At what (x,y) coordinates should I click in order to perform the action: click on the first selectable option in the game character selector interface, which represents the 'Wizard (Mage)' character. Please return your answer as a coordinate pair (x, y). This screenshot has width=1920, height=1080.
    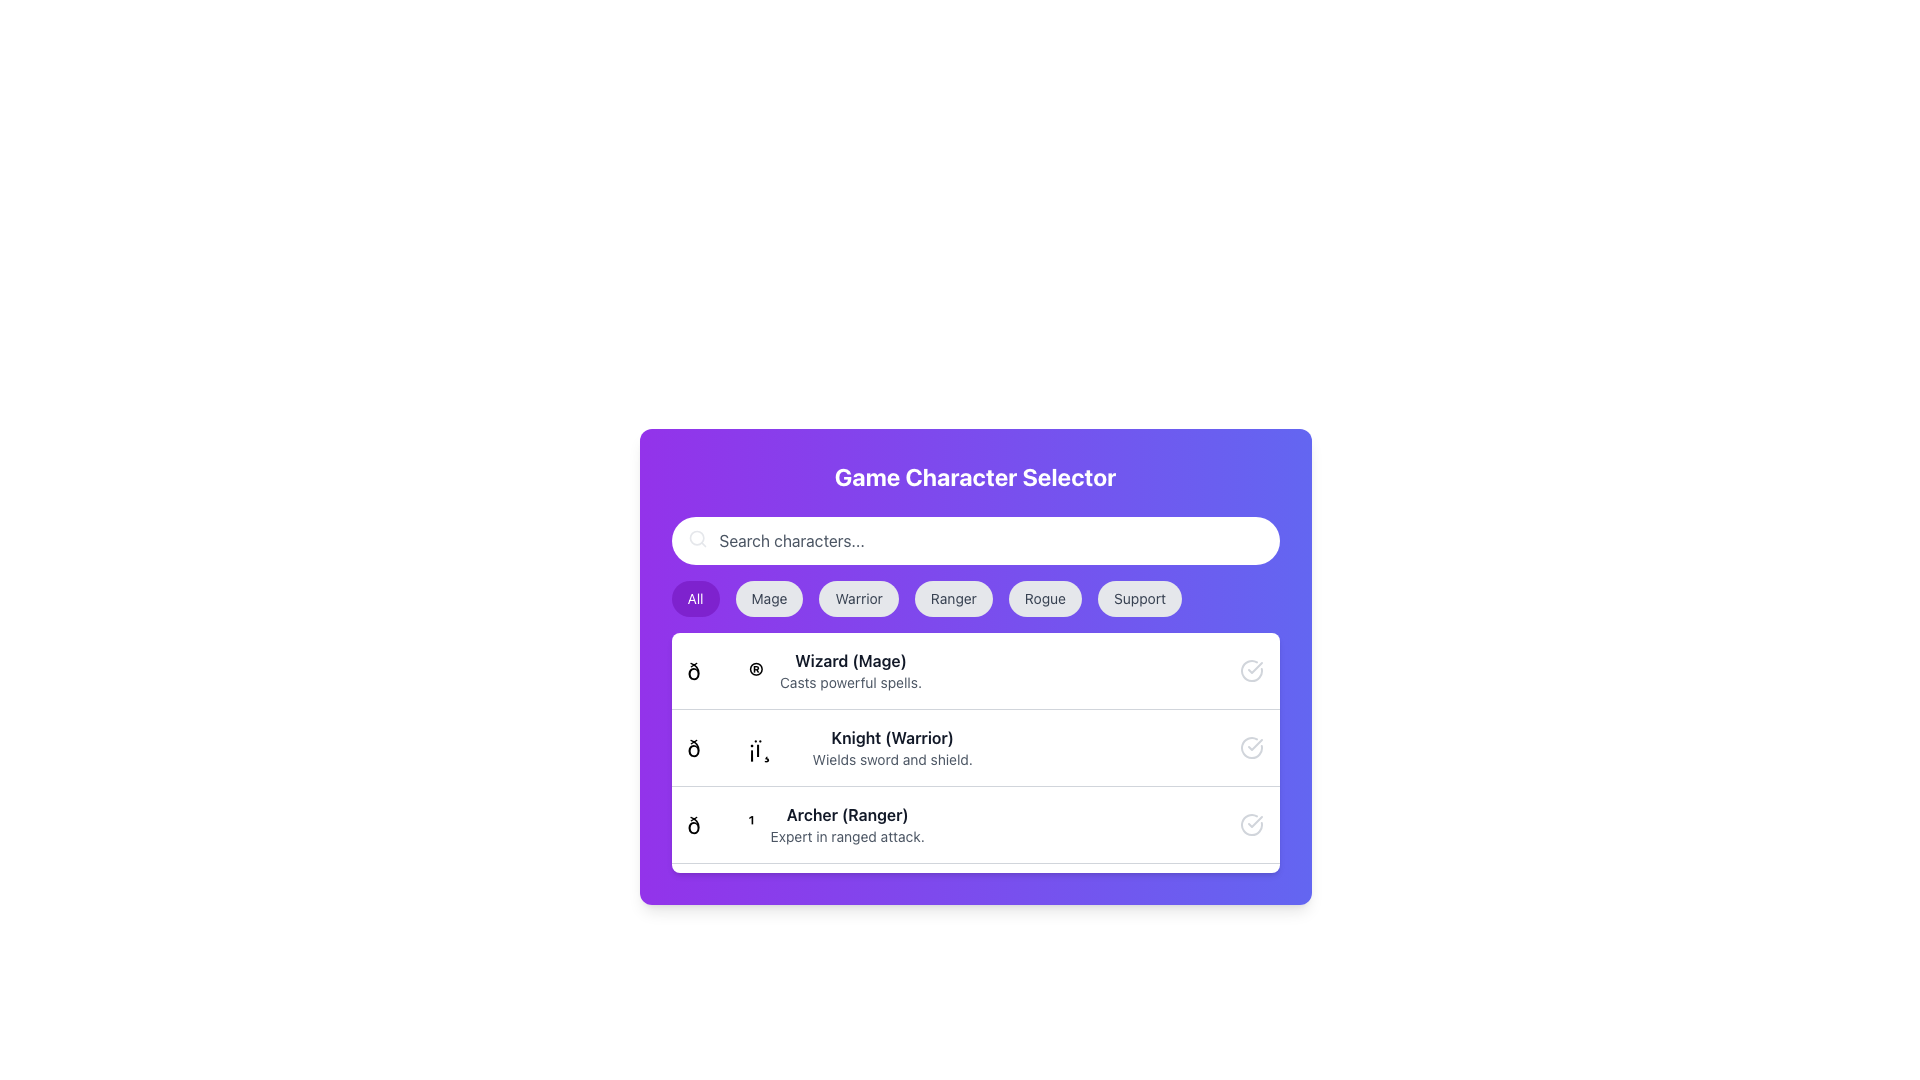
    Looking at the image, I should click on (804, 671).